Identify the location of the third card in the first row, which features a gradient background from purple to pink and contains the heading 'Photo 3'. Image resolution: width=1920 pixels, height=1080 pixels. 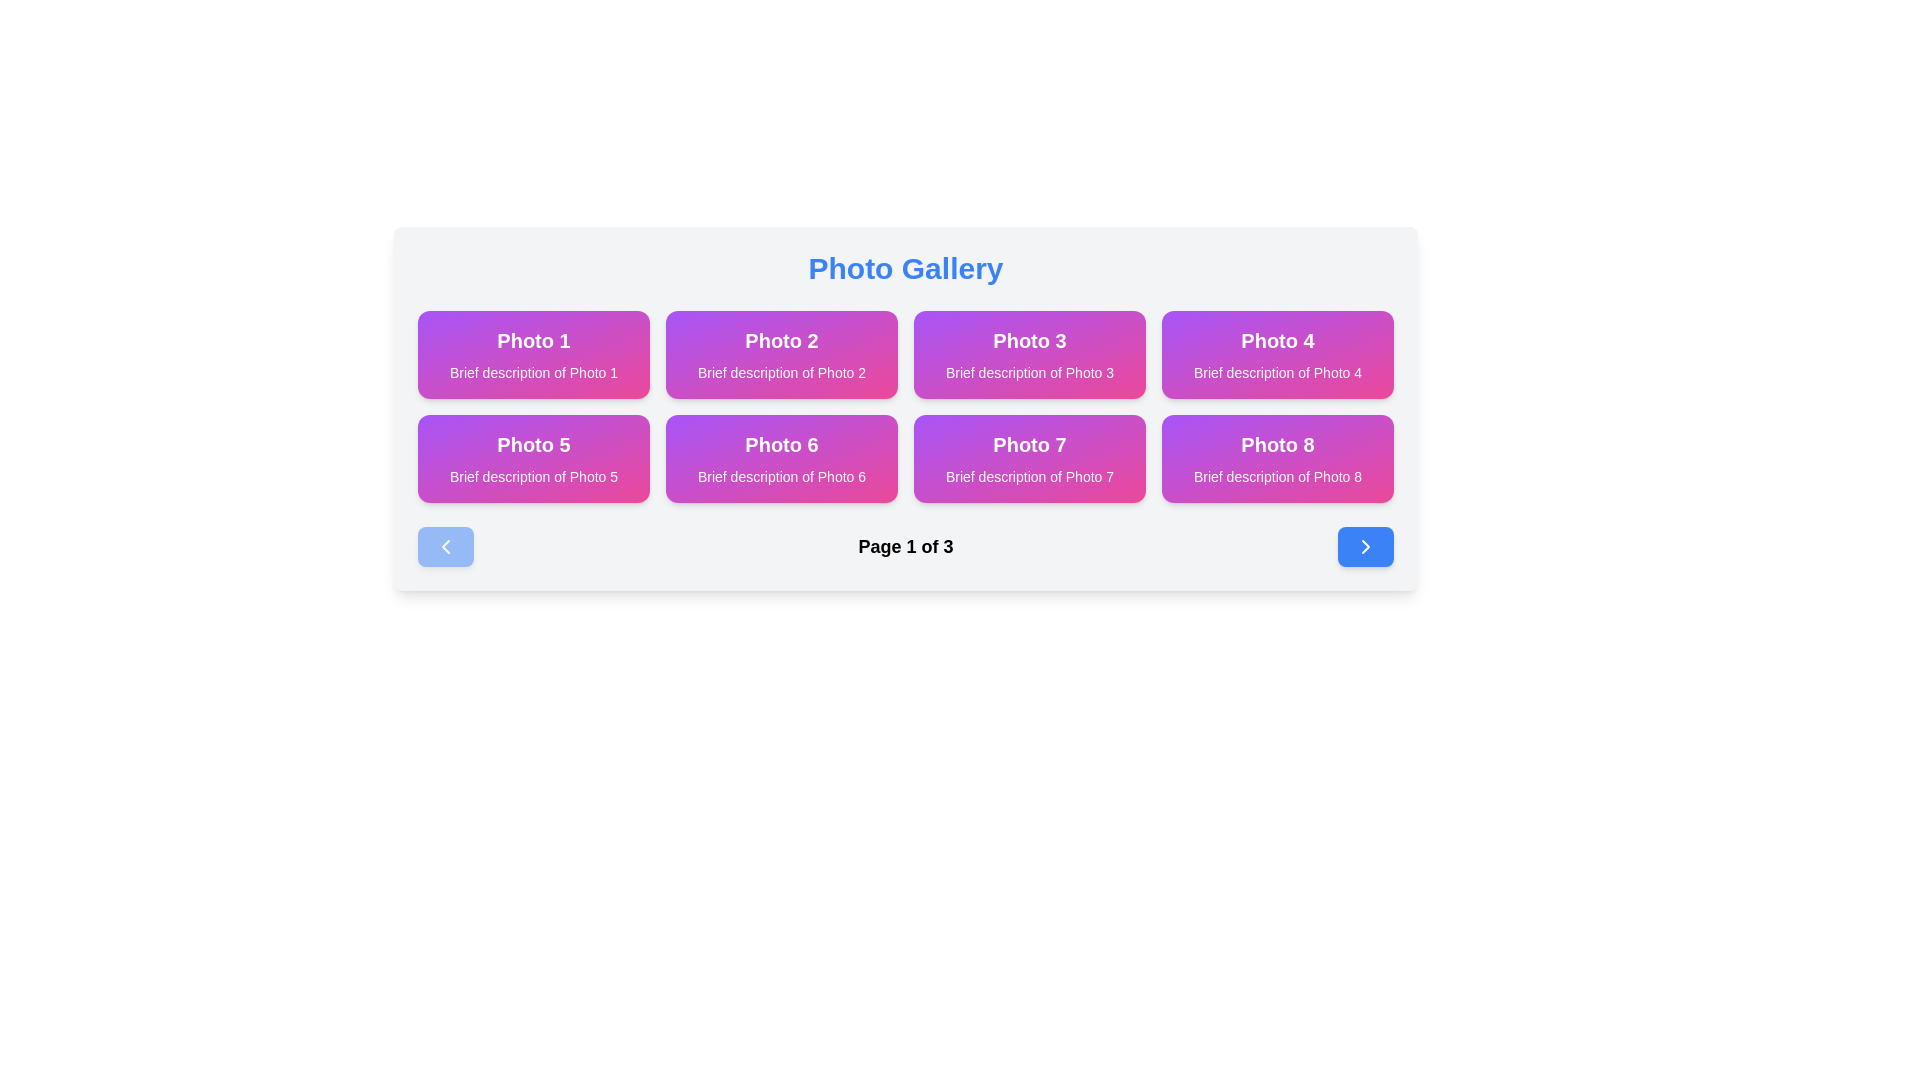
(1030, 353).